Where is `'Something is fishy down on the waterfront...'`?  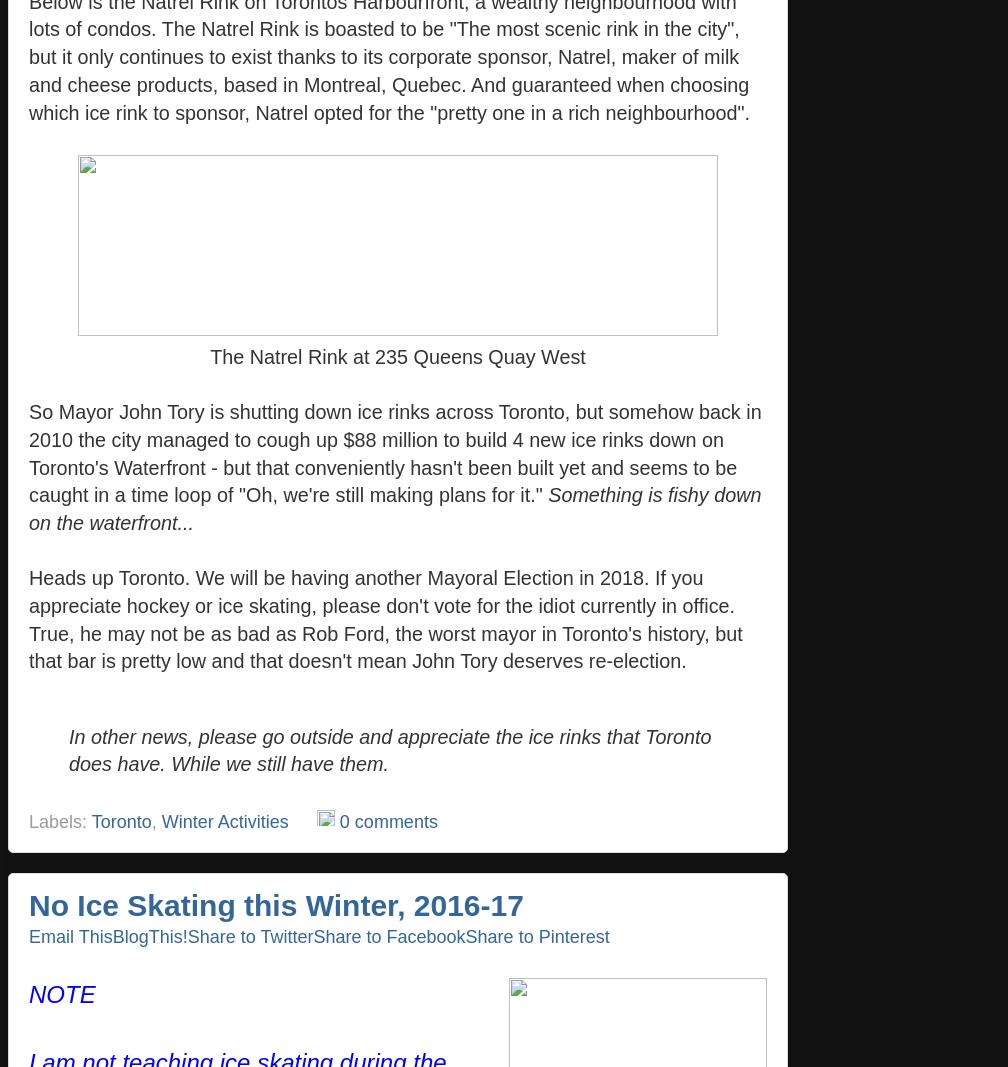
'Something is fishy down on the waterfront...' is located at coordinates (29, 507).